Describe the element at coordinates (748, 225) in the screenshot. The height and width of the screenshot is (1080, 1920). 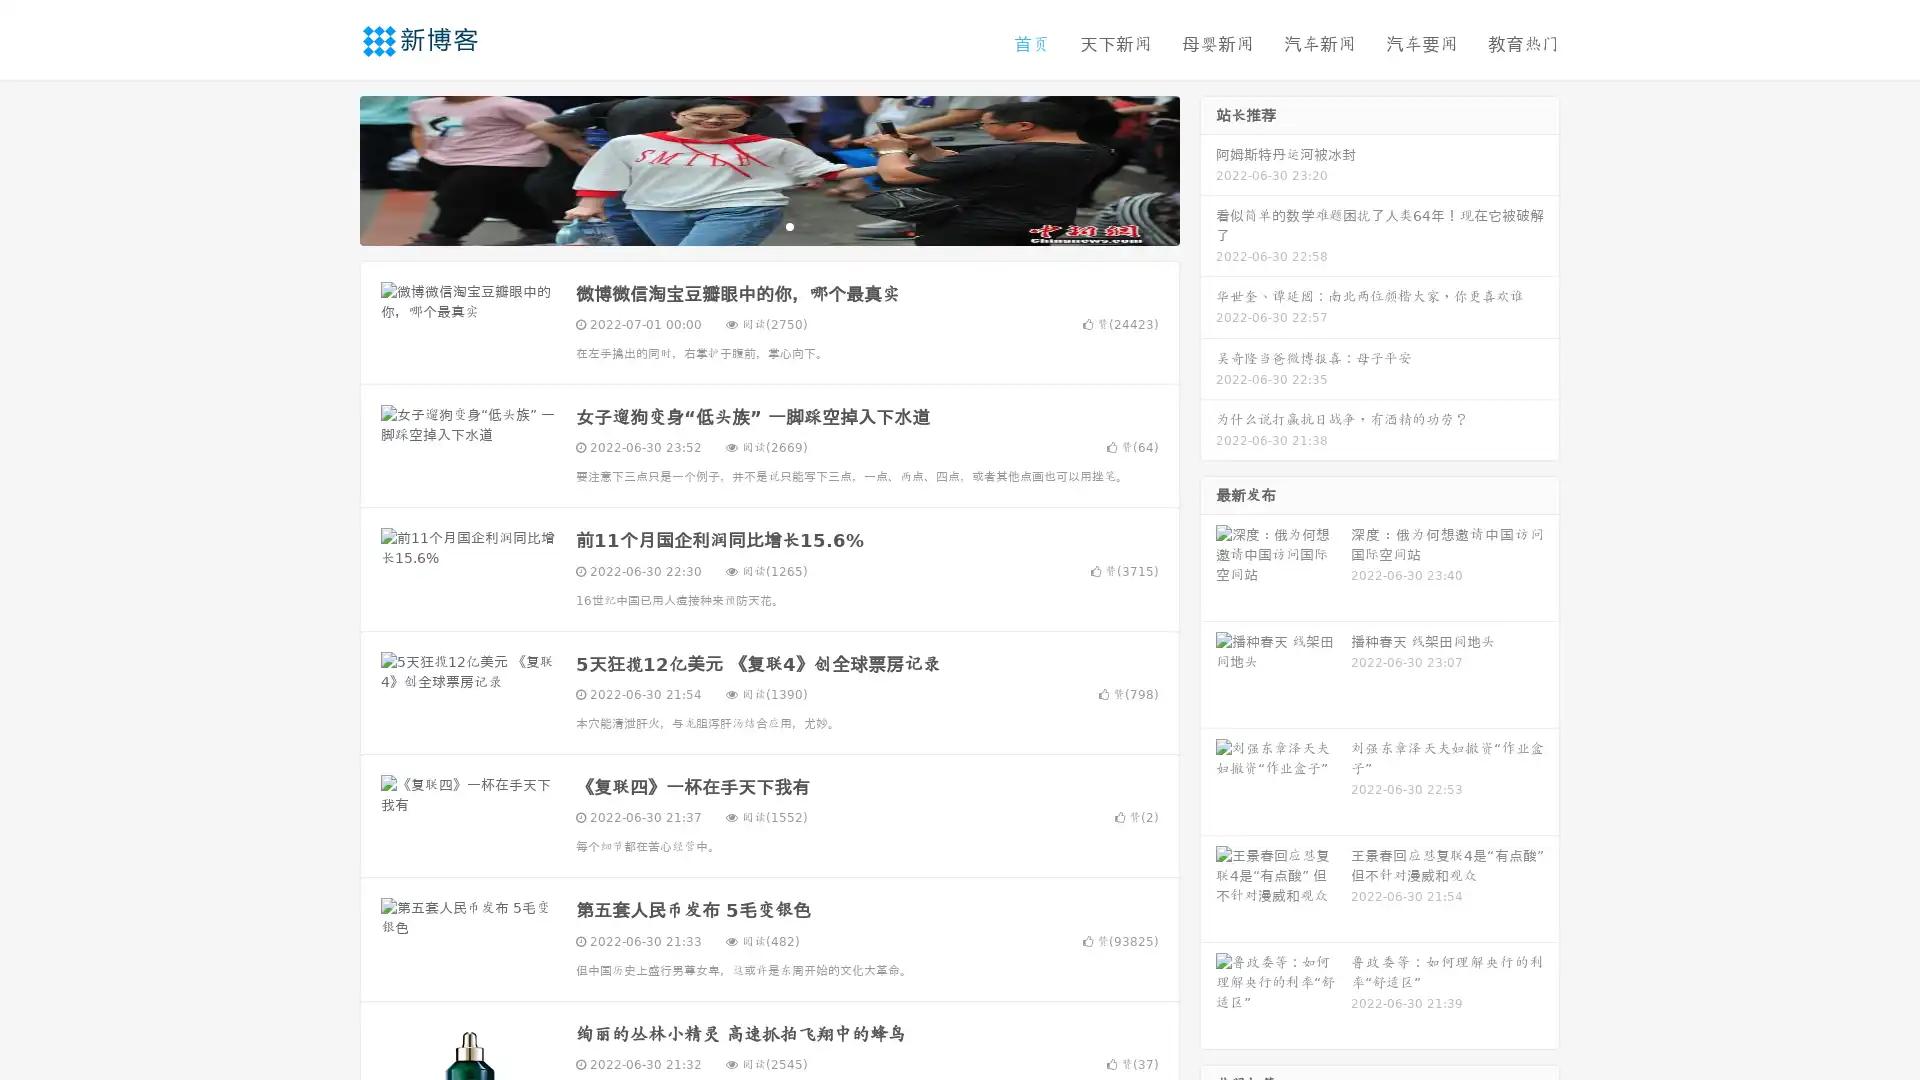
I see `Go to slide 1` at that location.